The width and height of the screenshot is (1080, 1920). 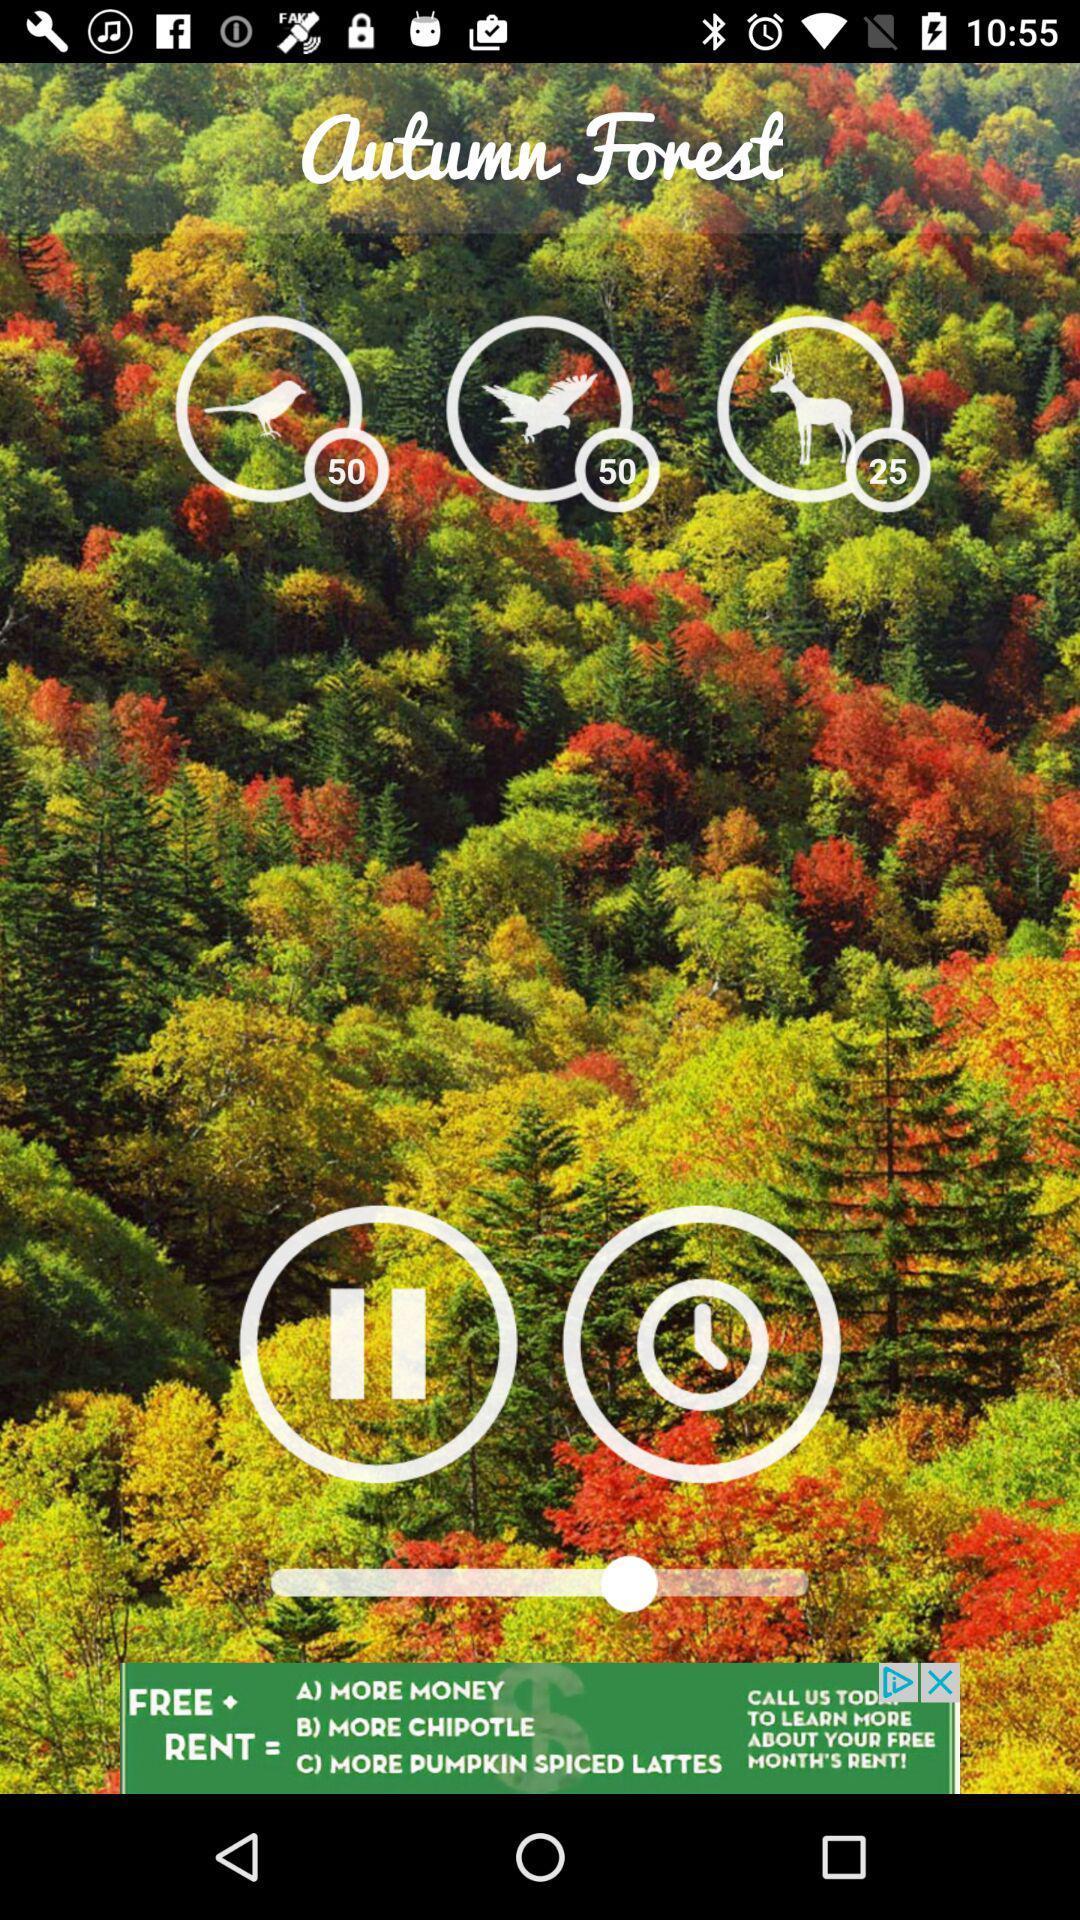 What do you see at coordinates (538, 407) in the screenshot?
I see `mammal name` at bounding box center [538, 407].